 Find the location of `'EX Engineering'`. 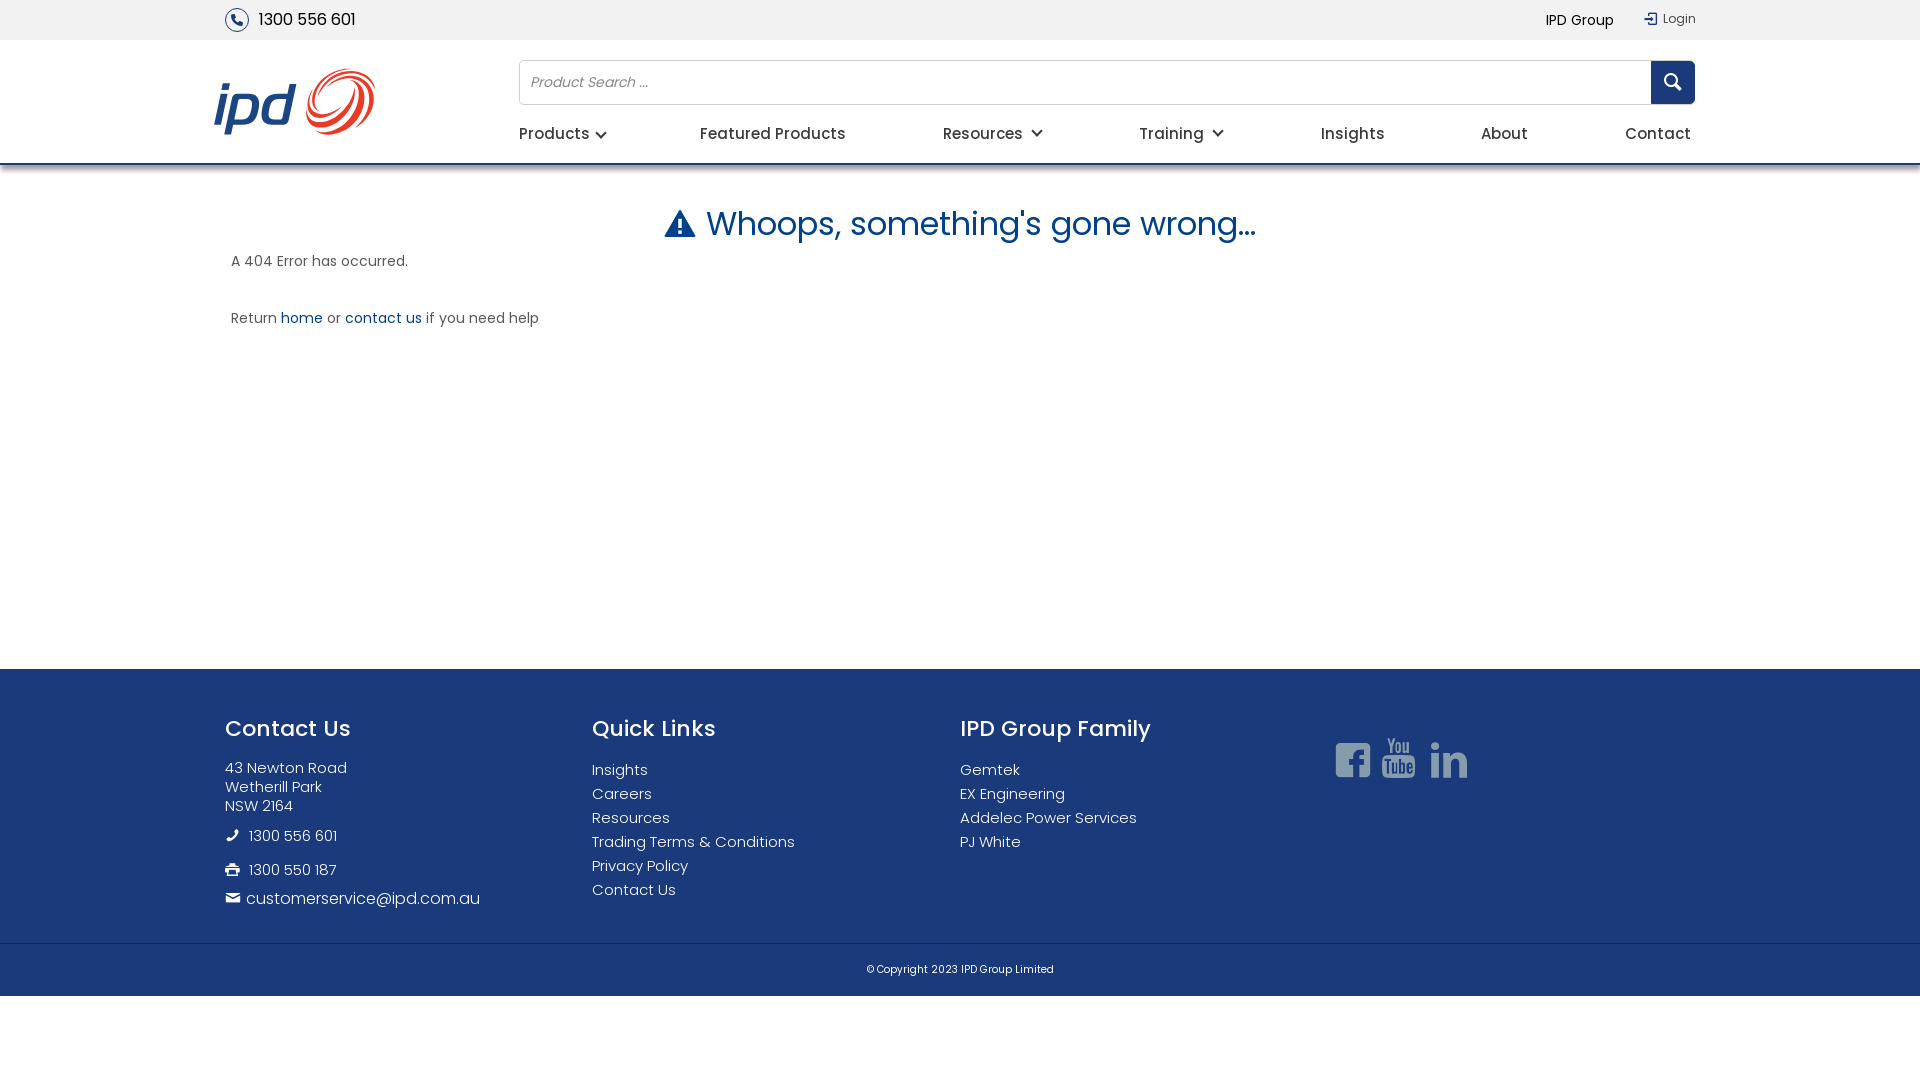

'EX Engineering' is located at coordinates (1017, 792).